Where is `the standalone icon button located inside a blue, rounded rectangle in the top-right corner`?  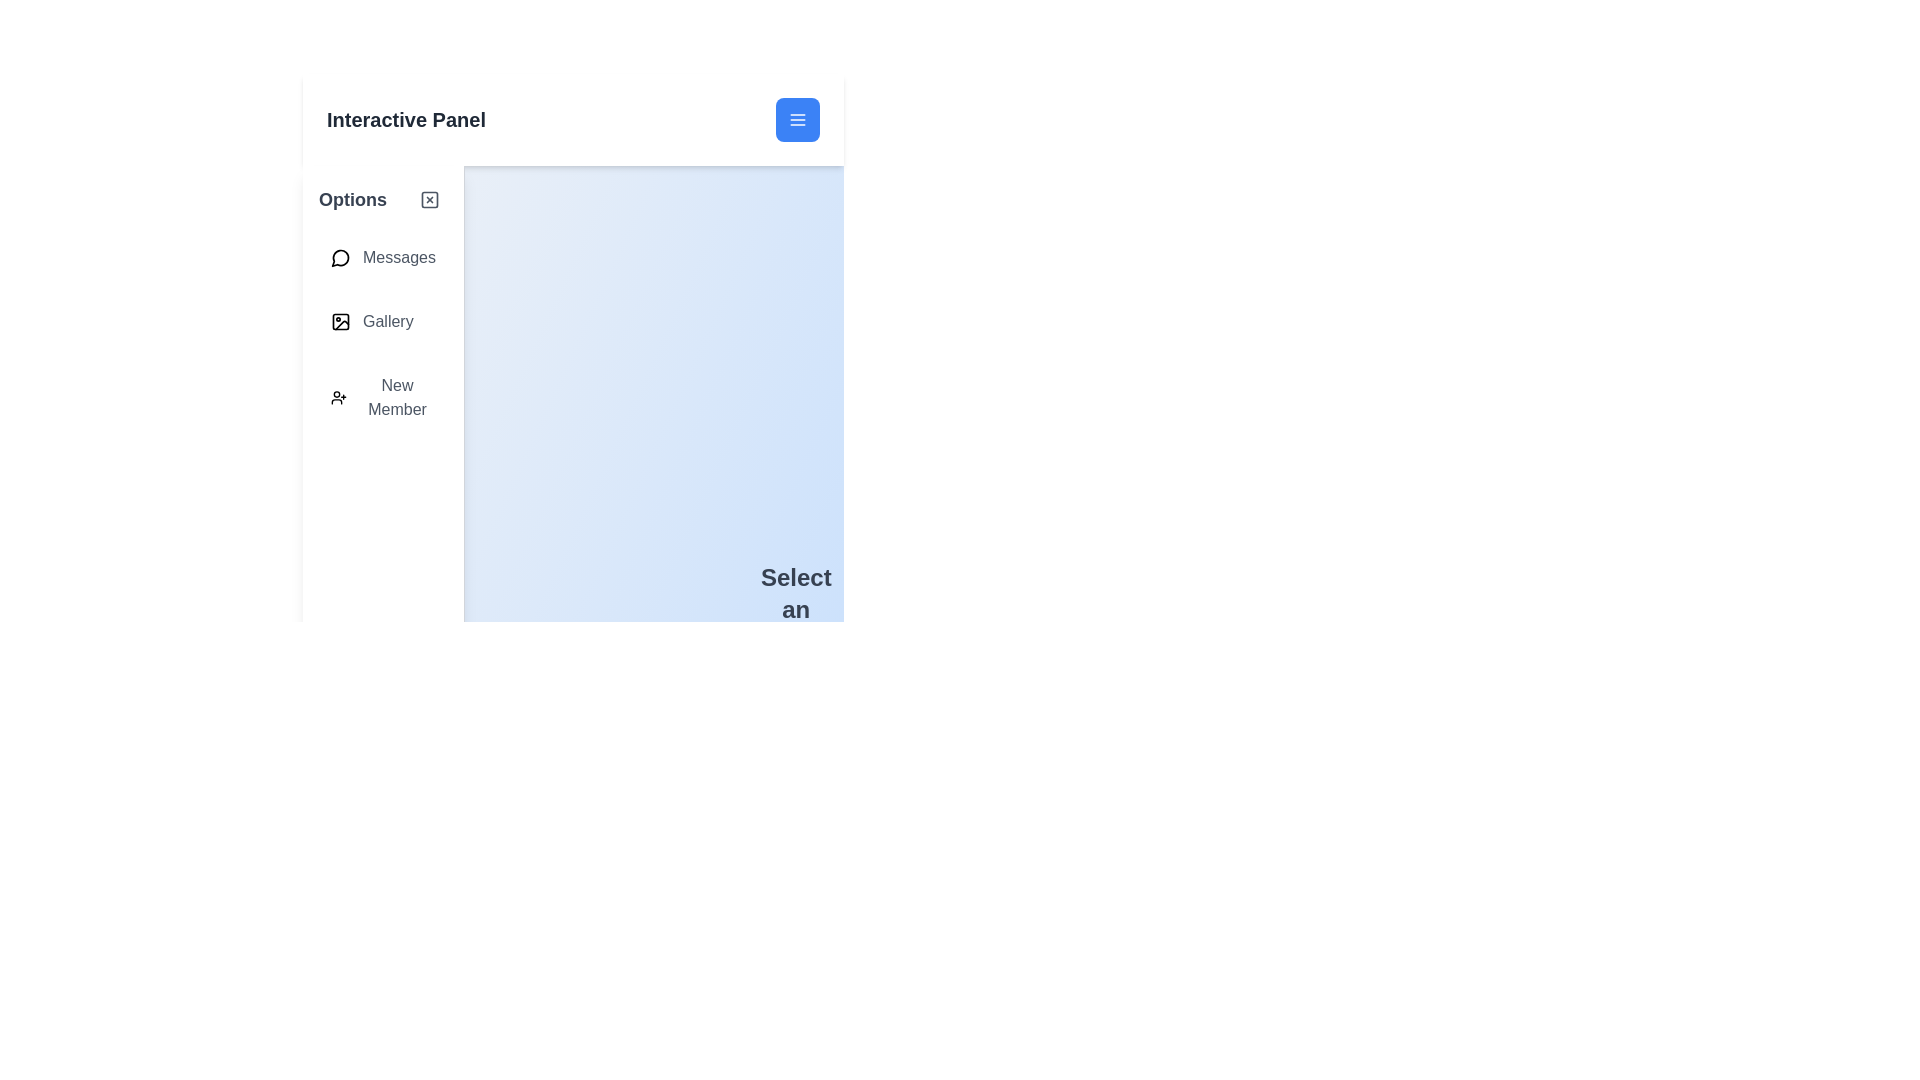
the standalone icon button located inside a blue, rounded rectangle in the top-right corner is located at coordinates (796, 119).